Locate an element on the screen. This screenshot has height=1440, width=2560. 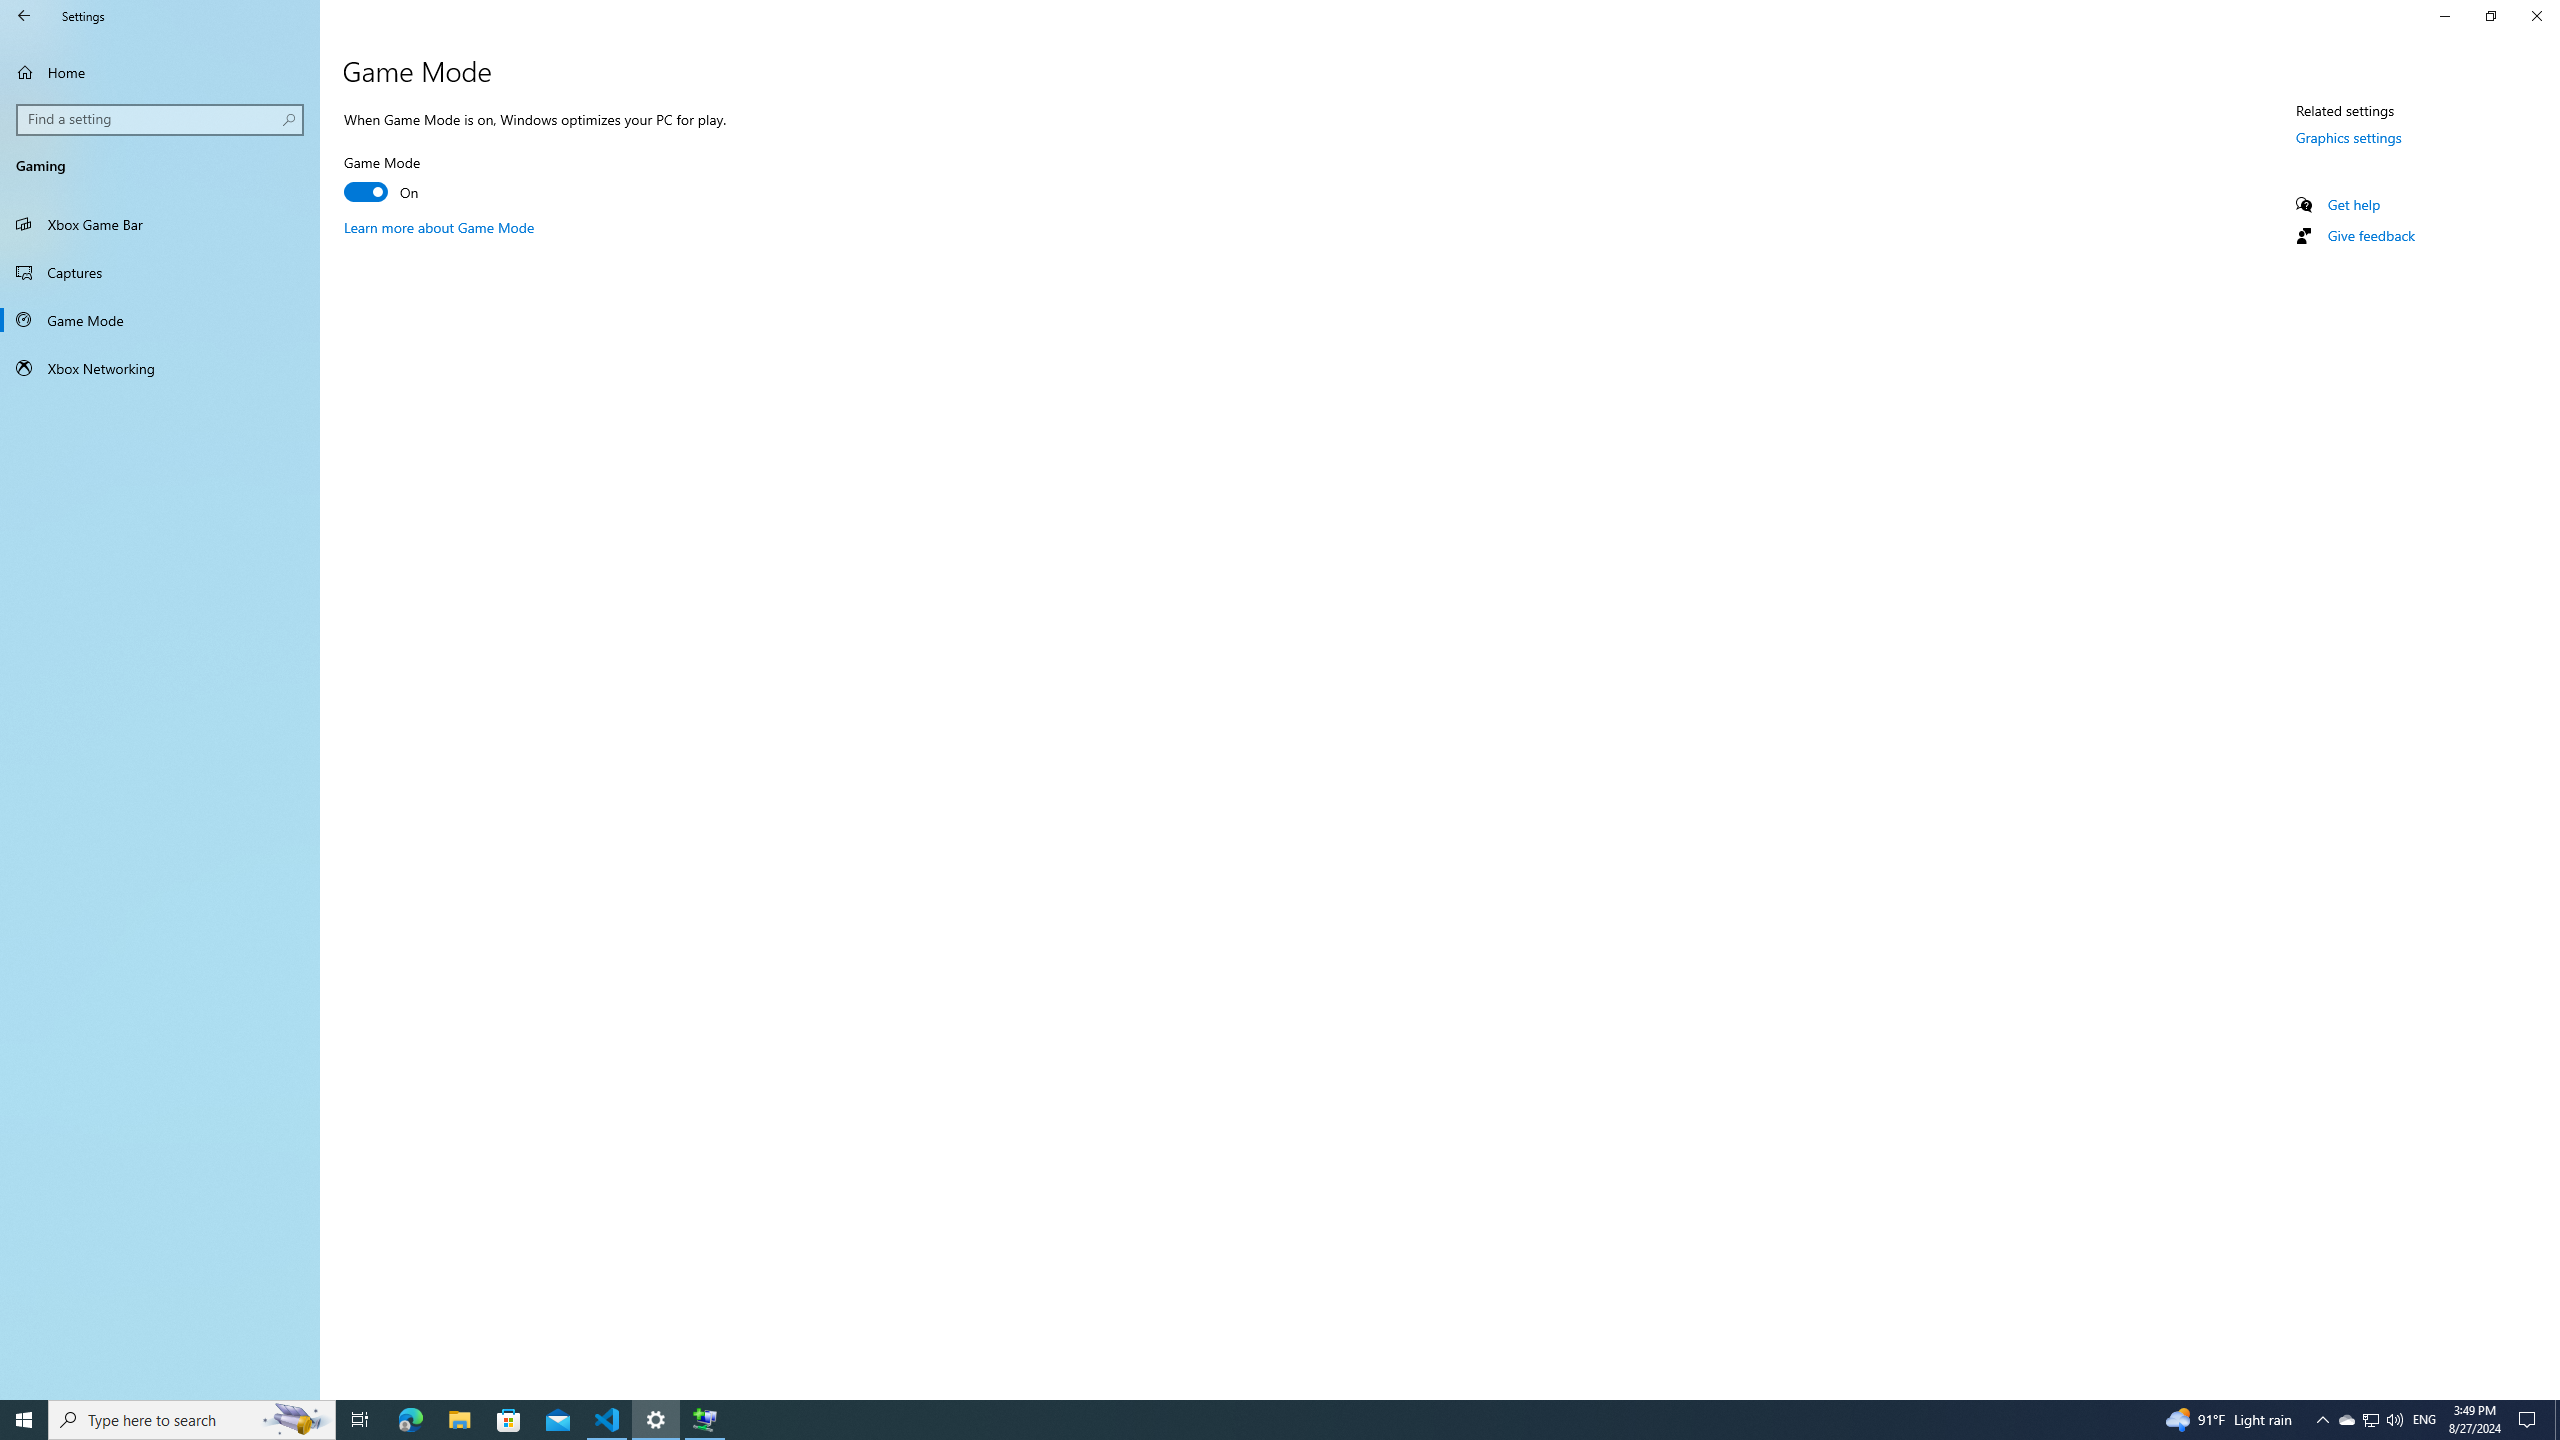
'Action Center, No new notifications' is located at coordinates (2530, 1418).